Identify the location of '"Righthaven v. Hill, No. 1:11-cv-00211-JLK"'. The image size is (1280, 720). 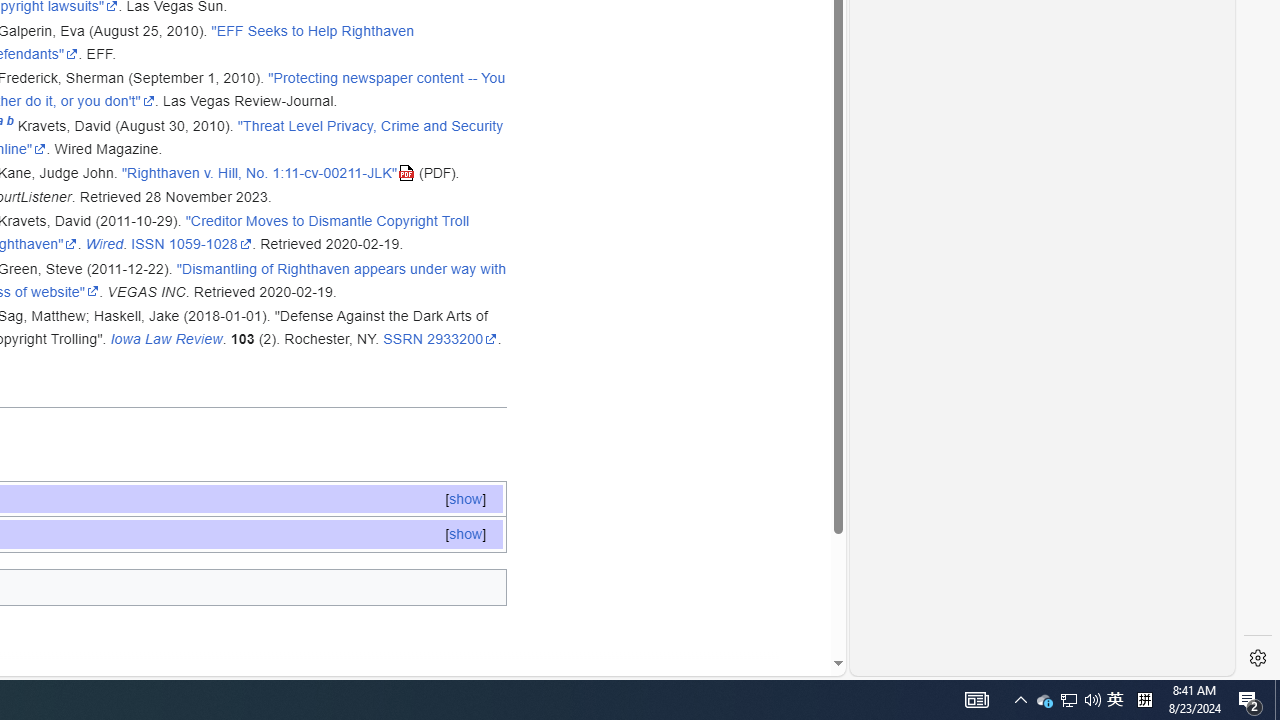
(267, 172).